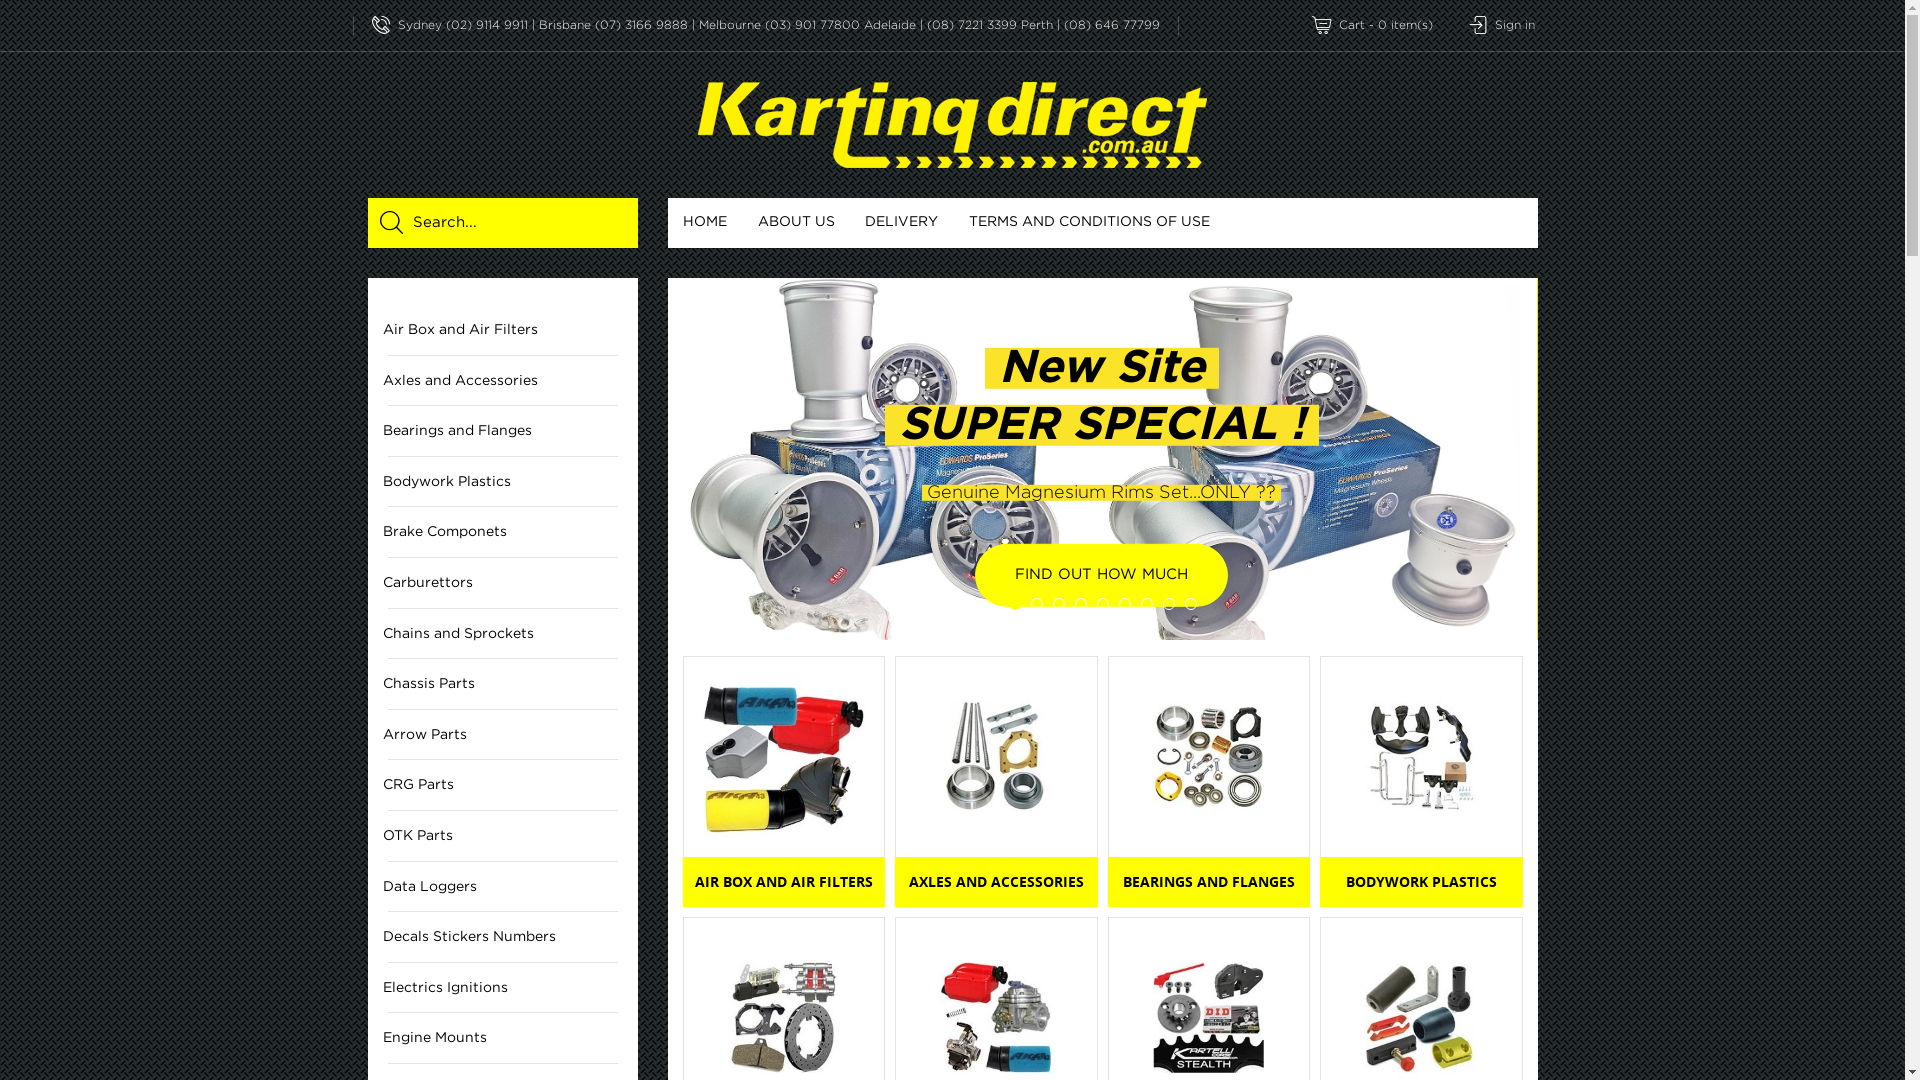  I want to click on 'Carburettors', so click(503, 583).